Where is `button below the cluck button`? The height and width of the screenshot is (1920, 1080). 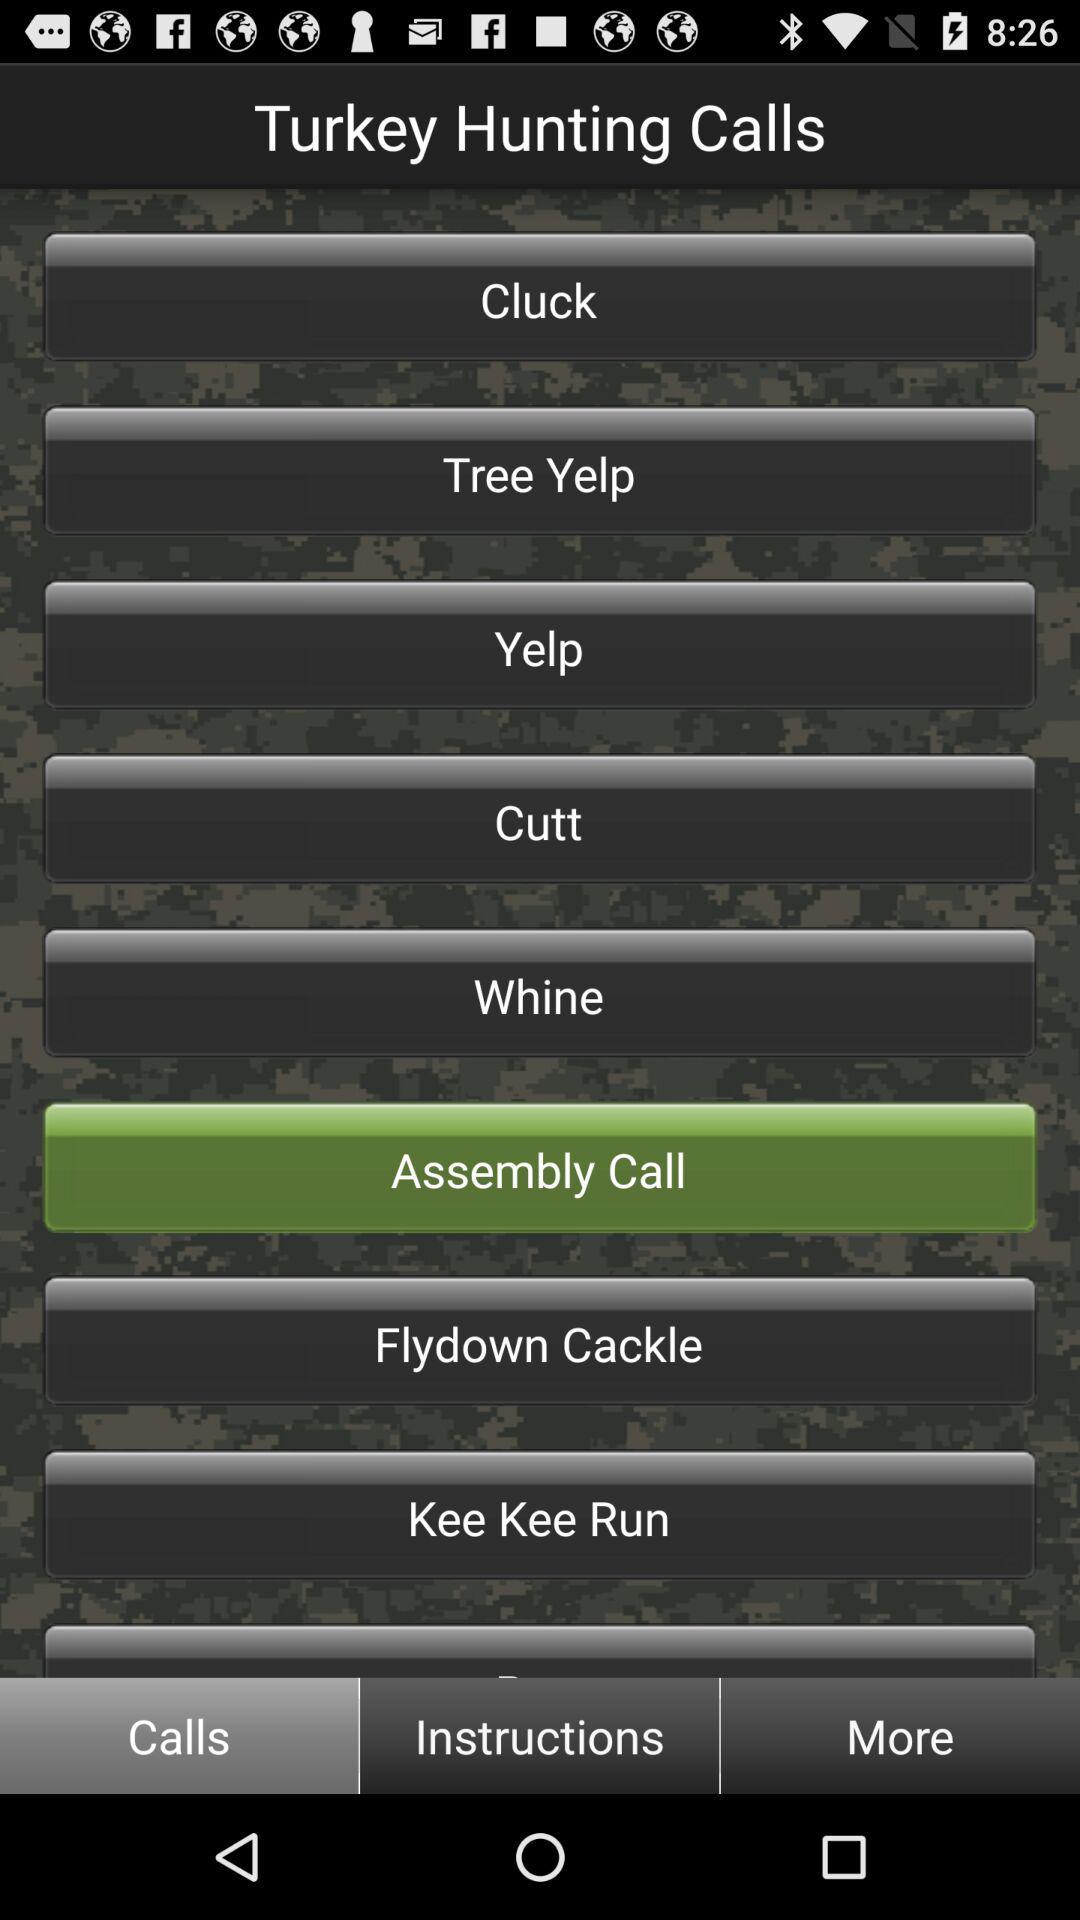
button below the cluck button is located at coordinates (540, 469).